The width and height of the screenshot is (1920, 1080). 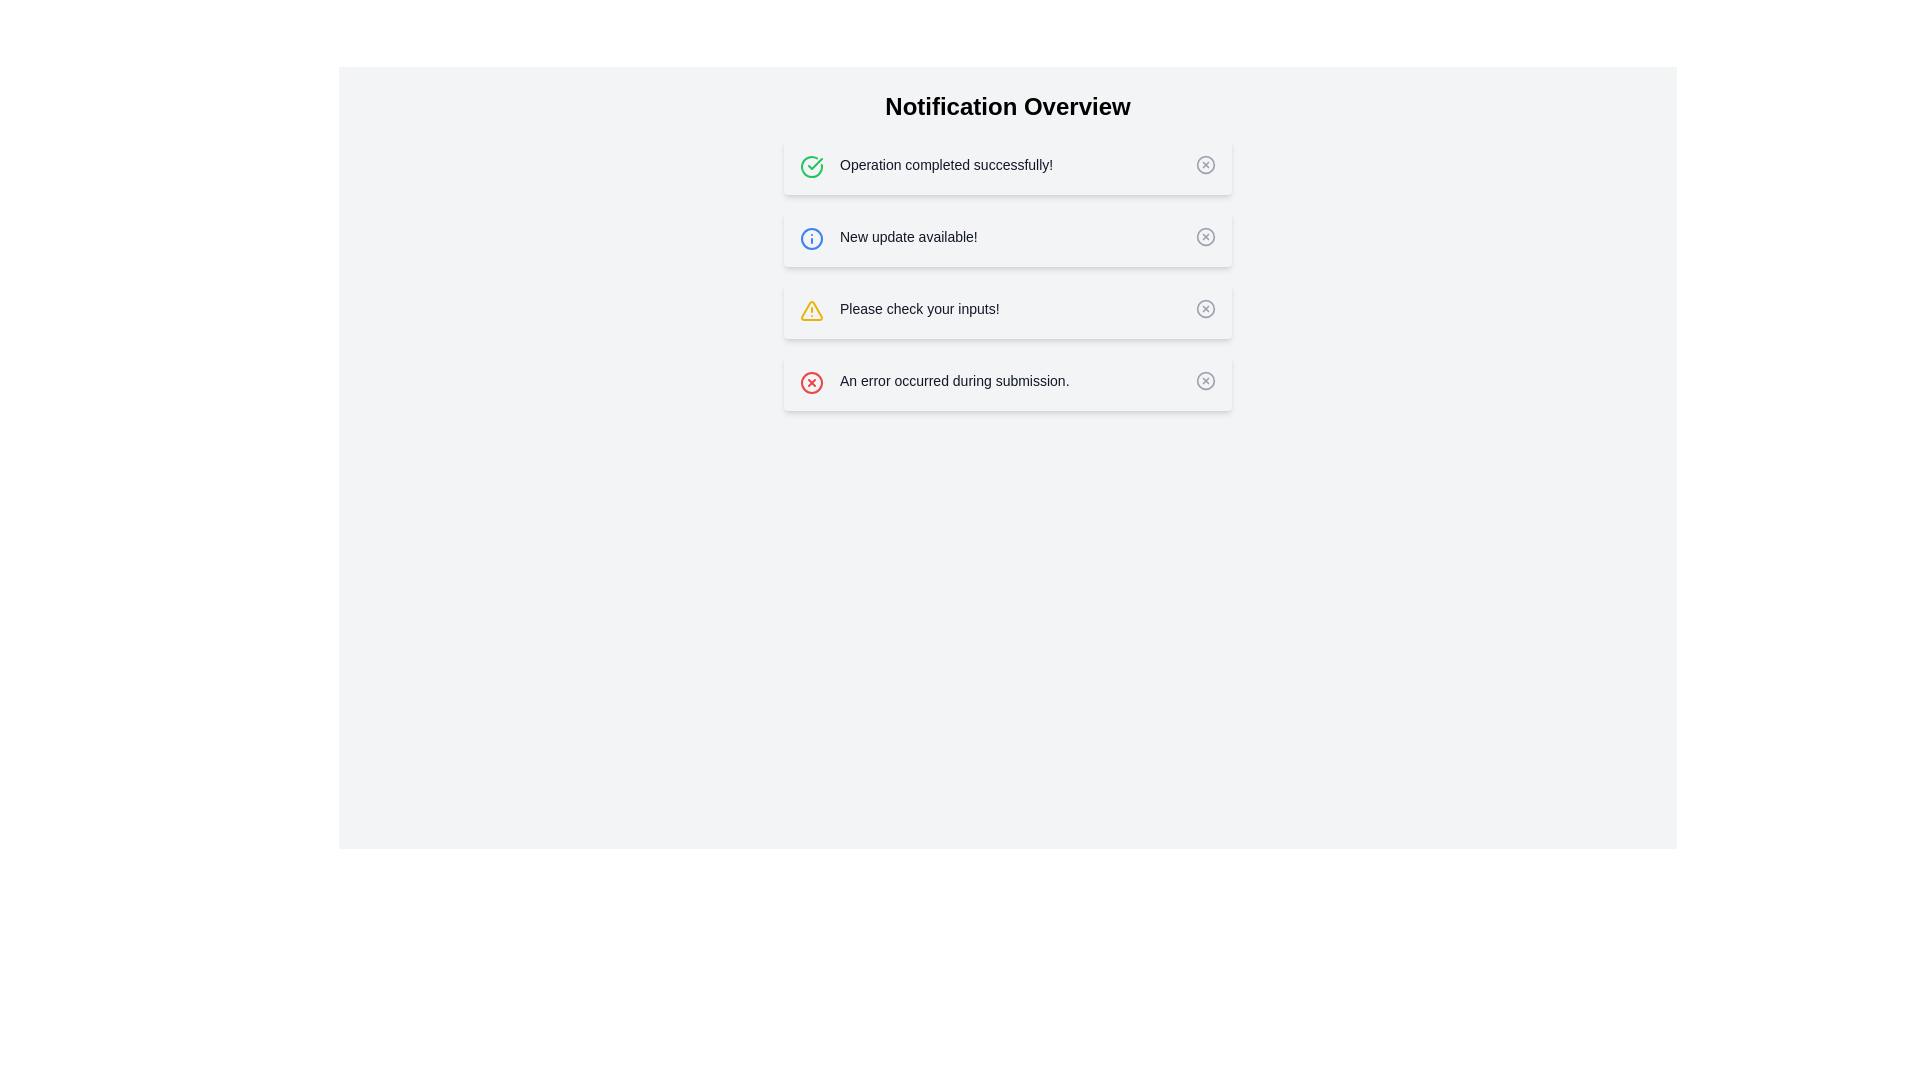 I want to click on the circular close button with a grey border and a red cross, which is located at the right-hand side of the notification box indicating 'Operation completed successfully!', so click(x=1204, y=164).